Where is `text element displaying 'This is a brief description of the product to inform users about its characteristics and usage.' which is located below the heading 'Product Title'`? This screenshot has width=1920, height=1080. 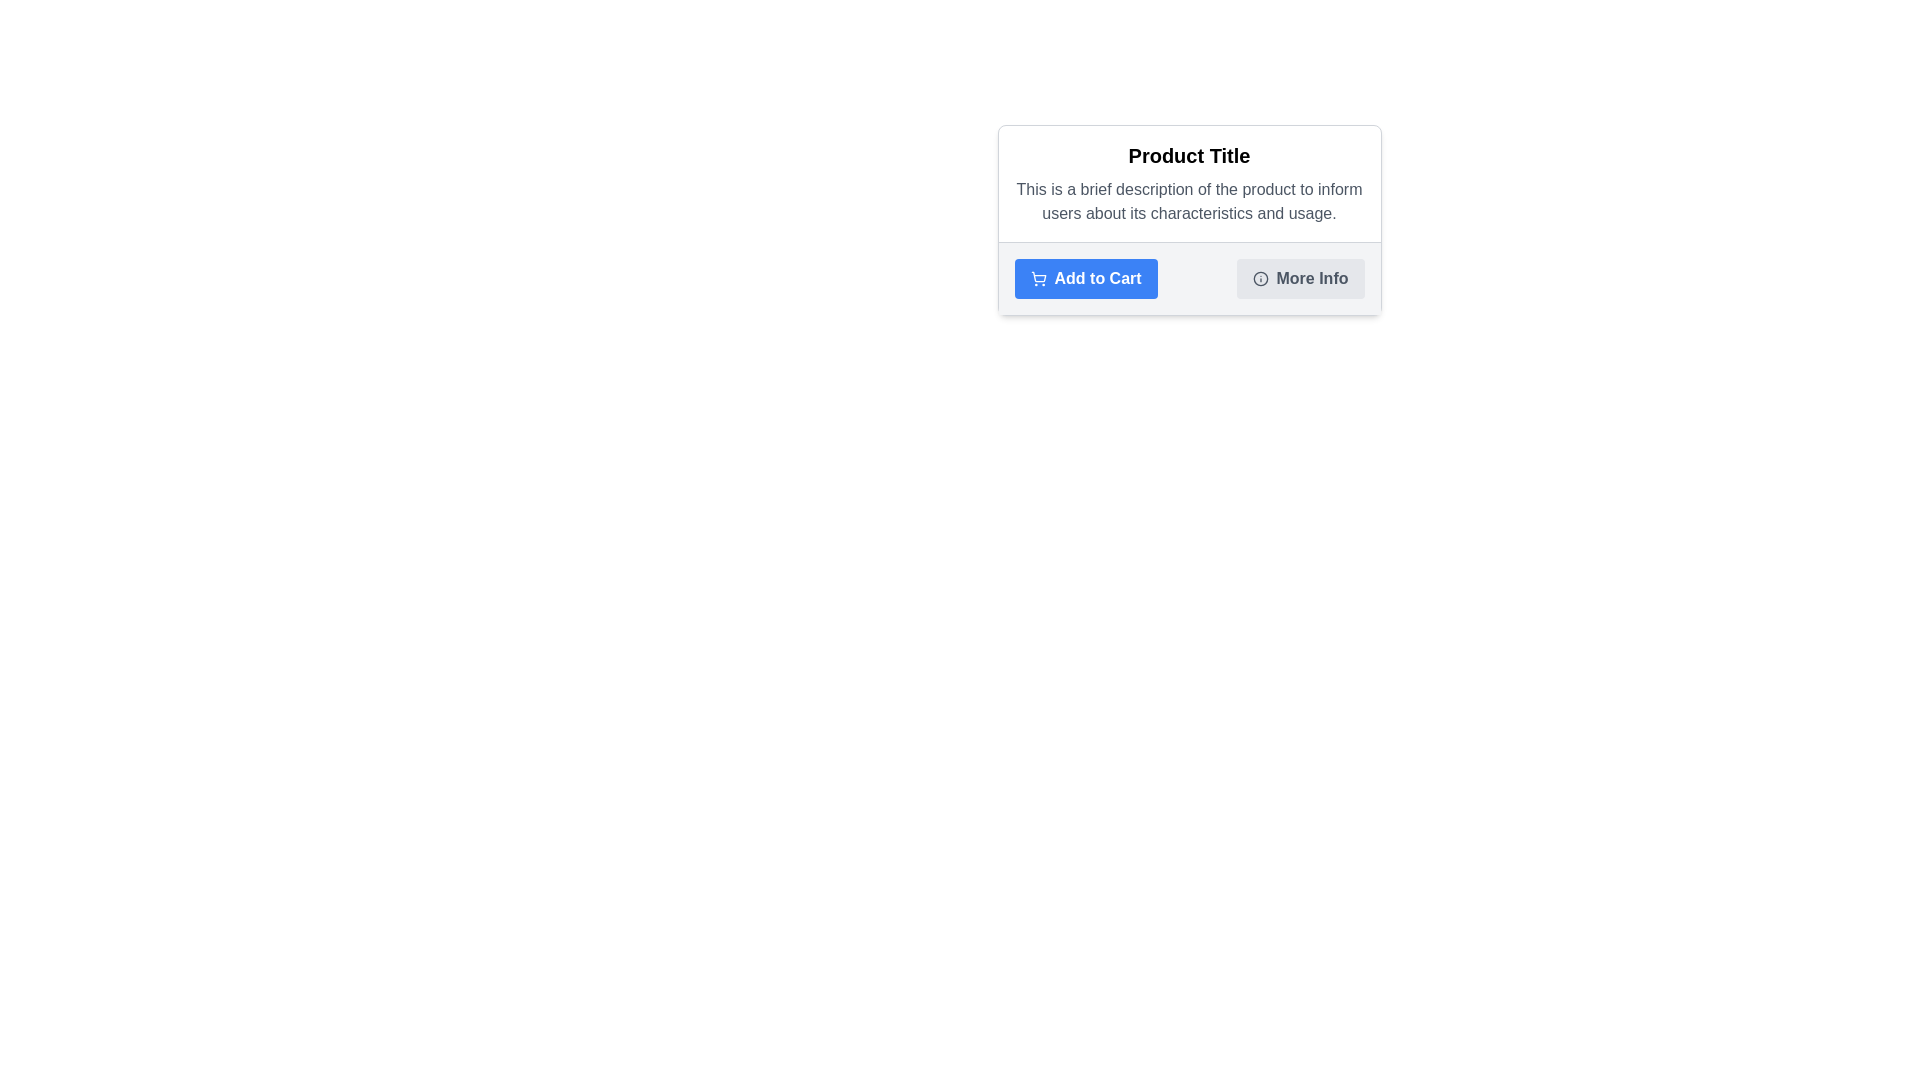
text element displaying 'This is a brief description of the product to inform users about its characteristics and usage.' which is located below the heading 'Product Title' is located at coordinates (1189, 201).